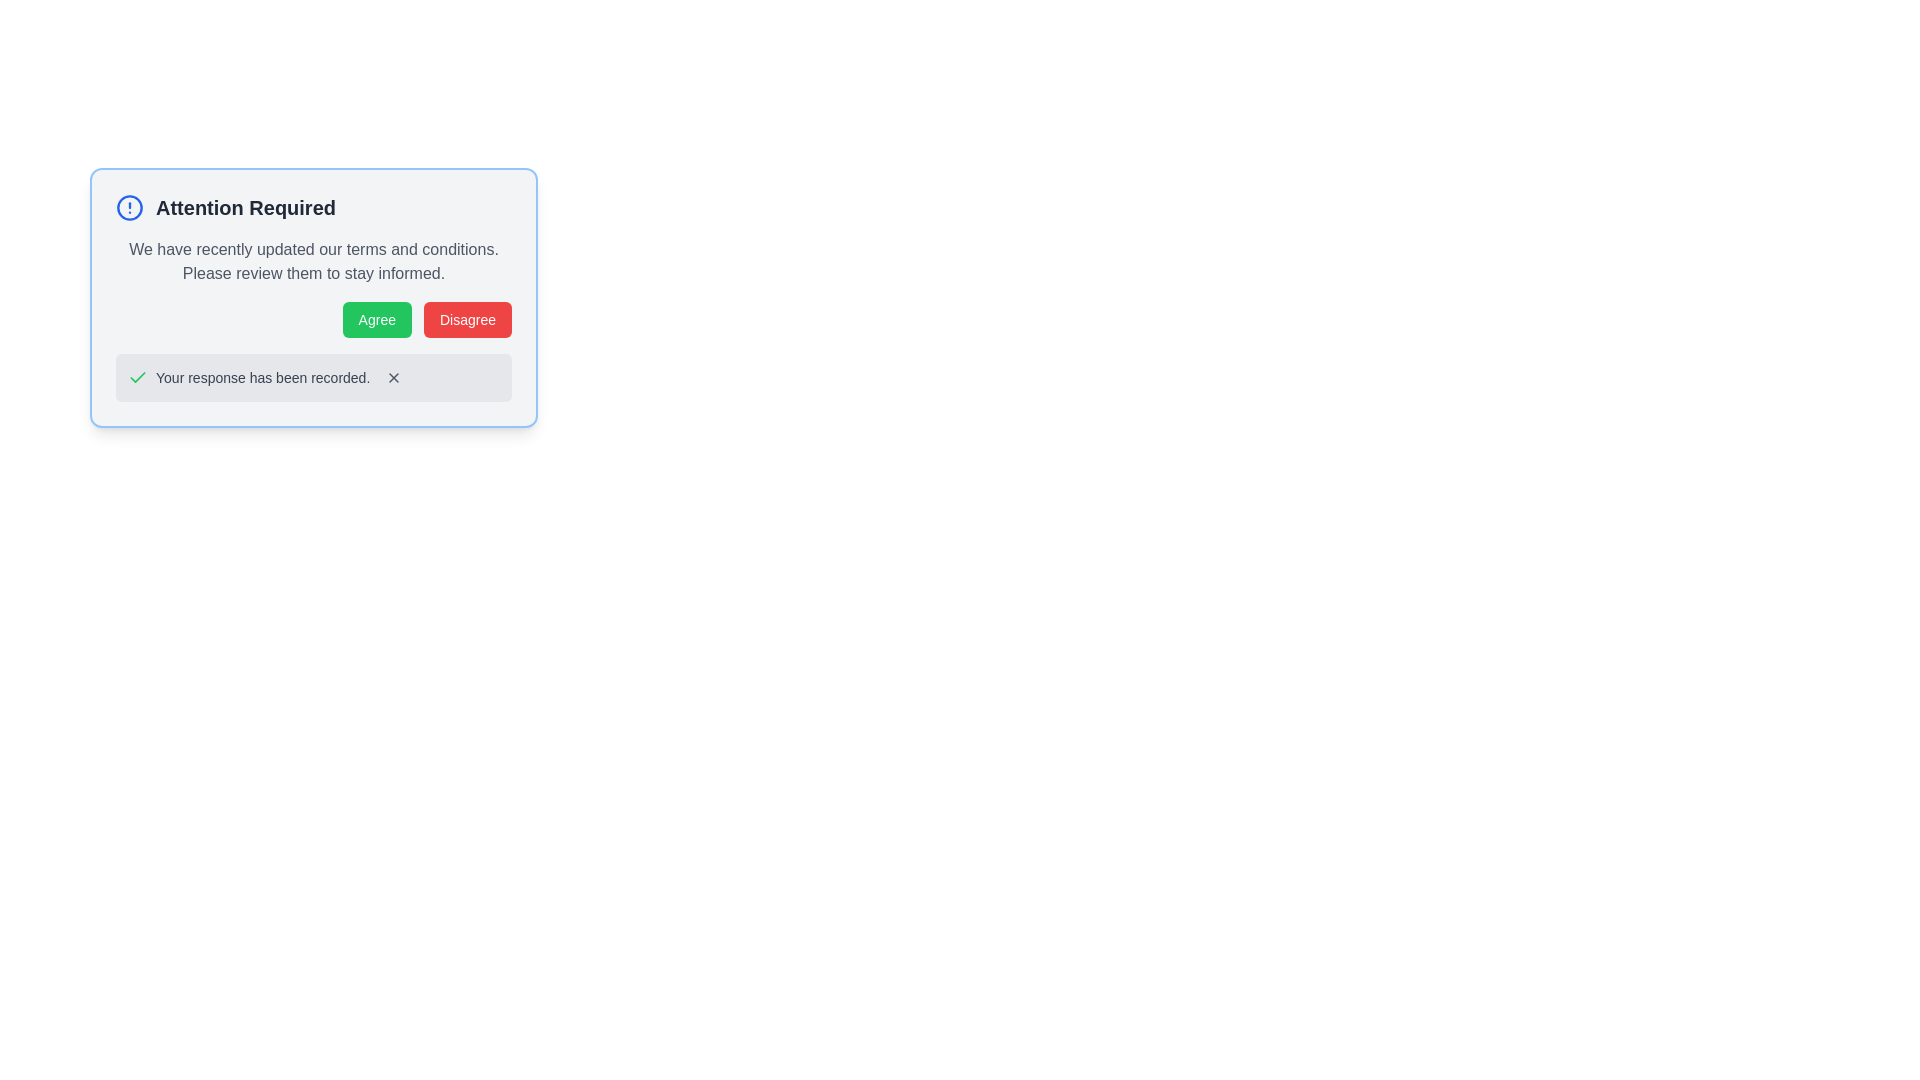 This screenshot has height=1080, width=1920. I want to click on text from the 'Attention Required' label which is styled in bold and dark gray color, located at the top center of the modal section, so click(244, 208).